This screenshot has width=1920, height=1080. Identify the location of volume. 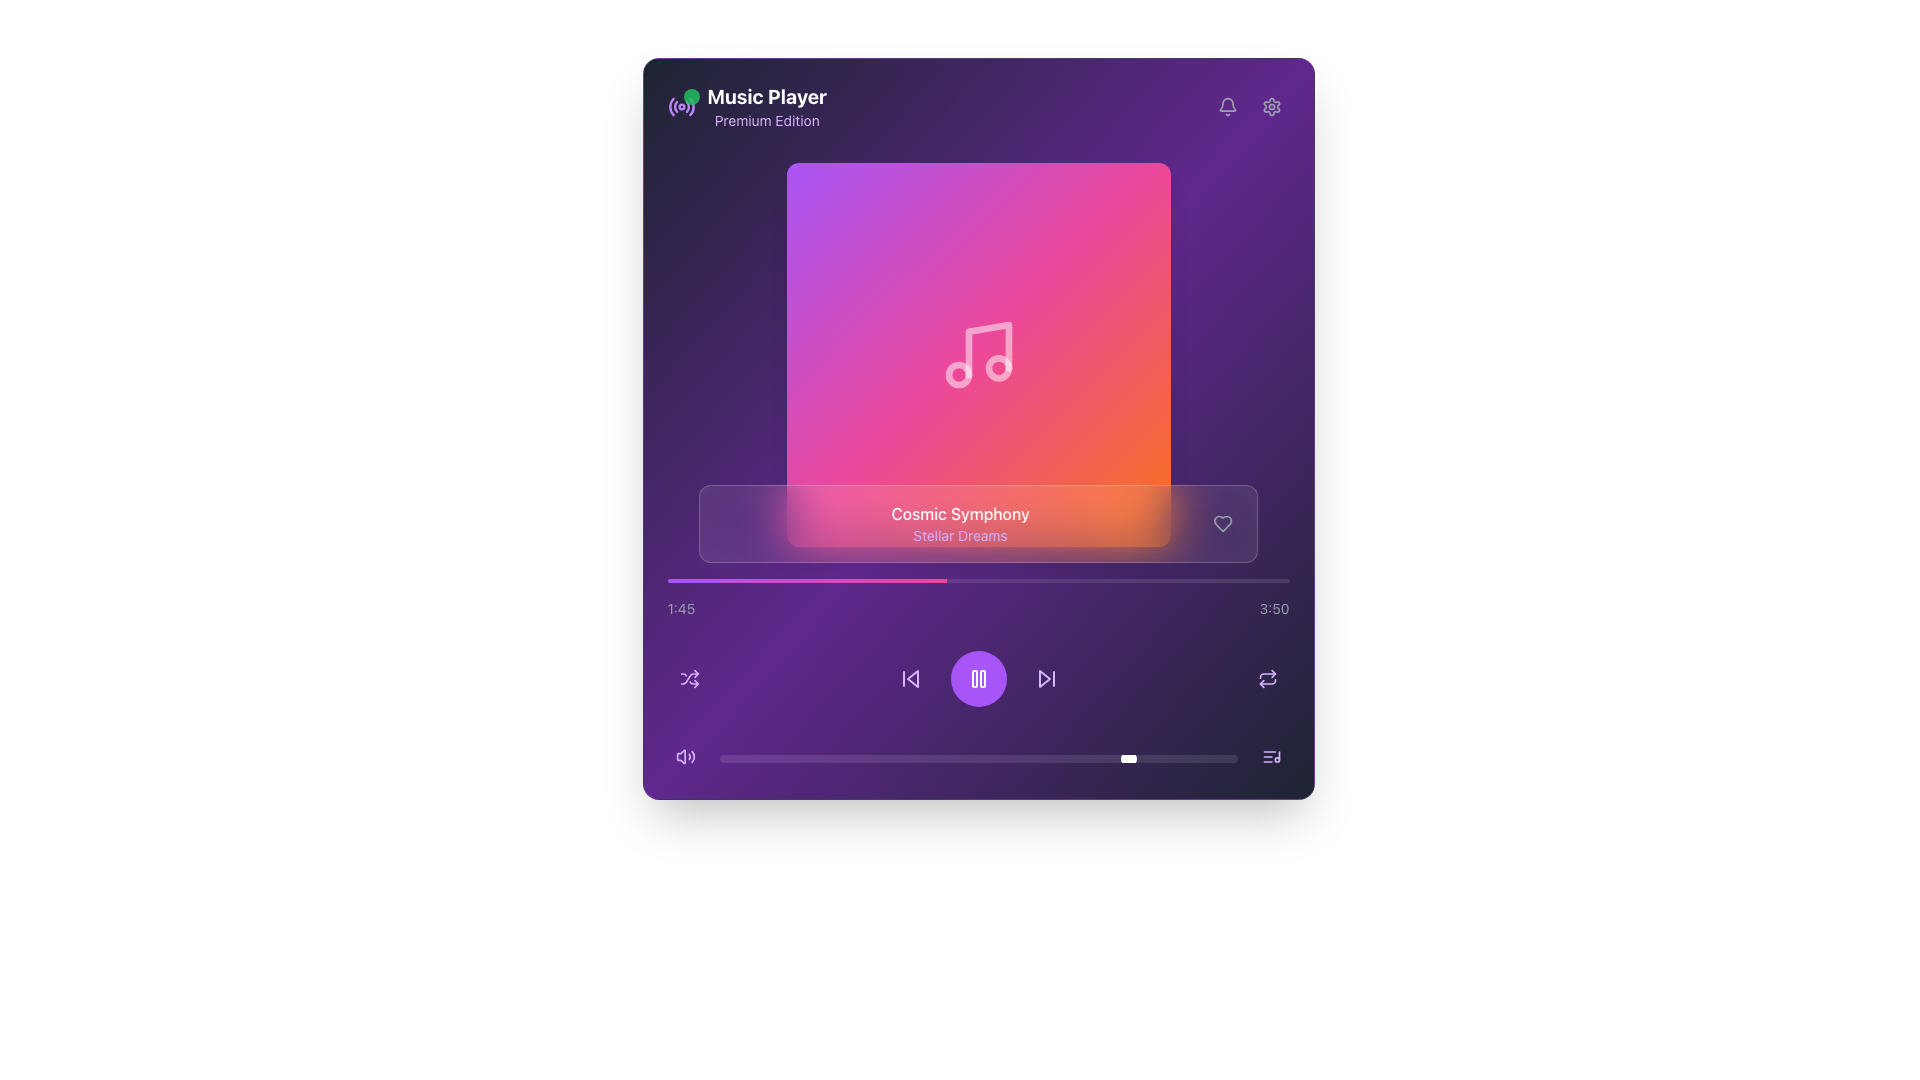
(899, 759).